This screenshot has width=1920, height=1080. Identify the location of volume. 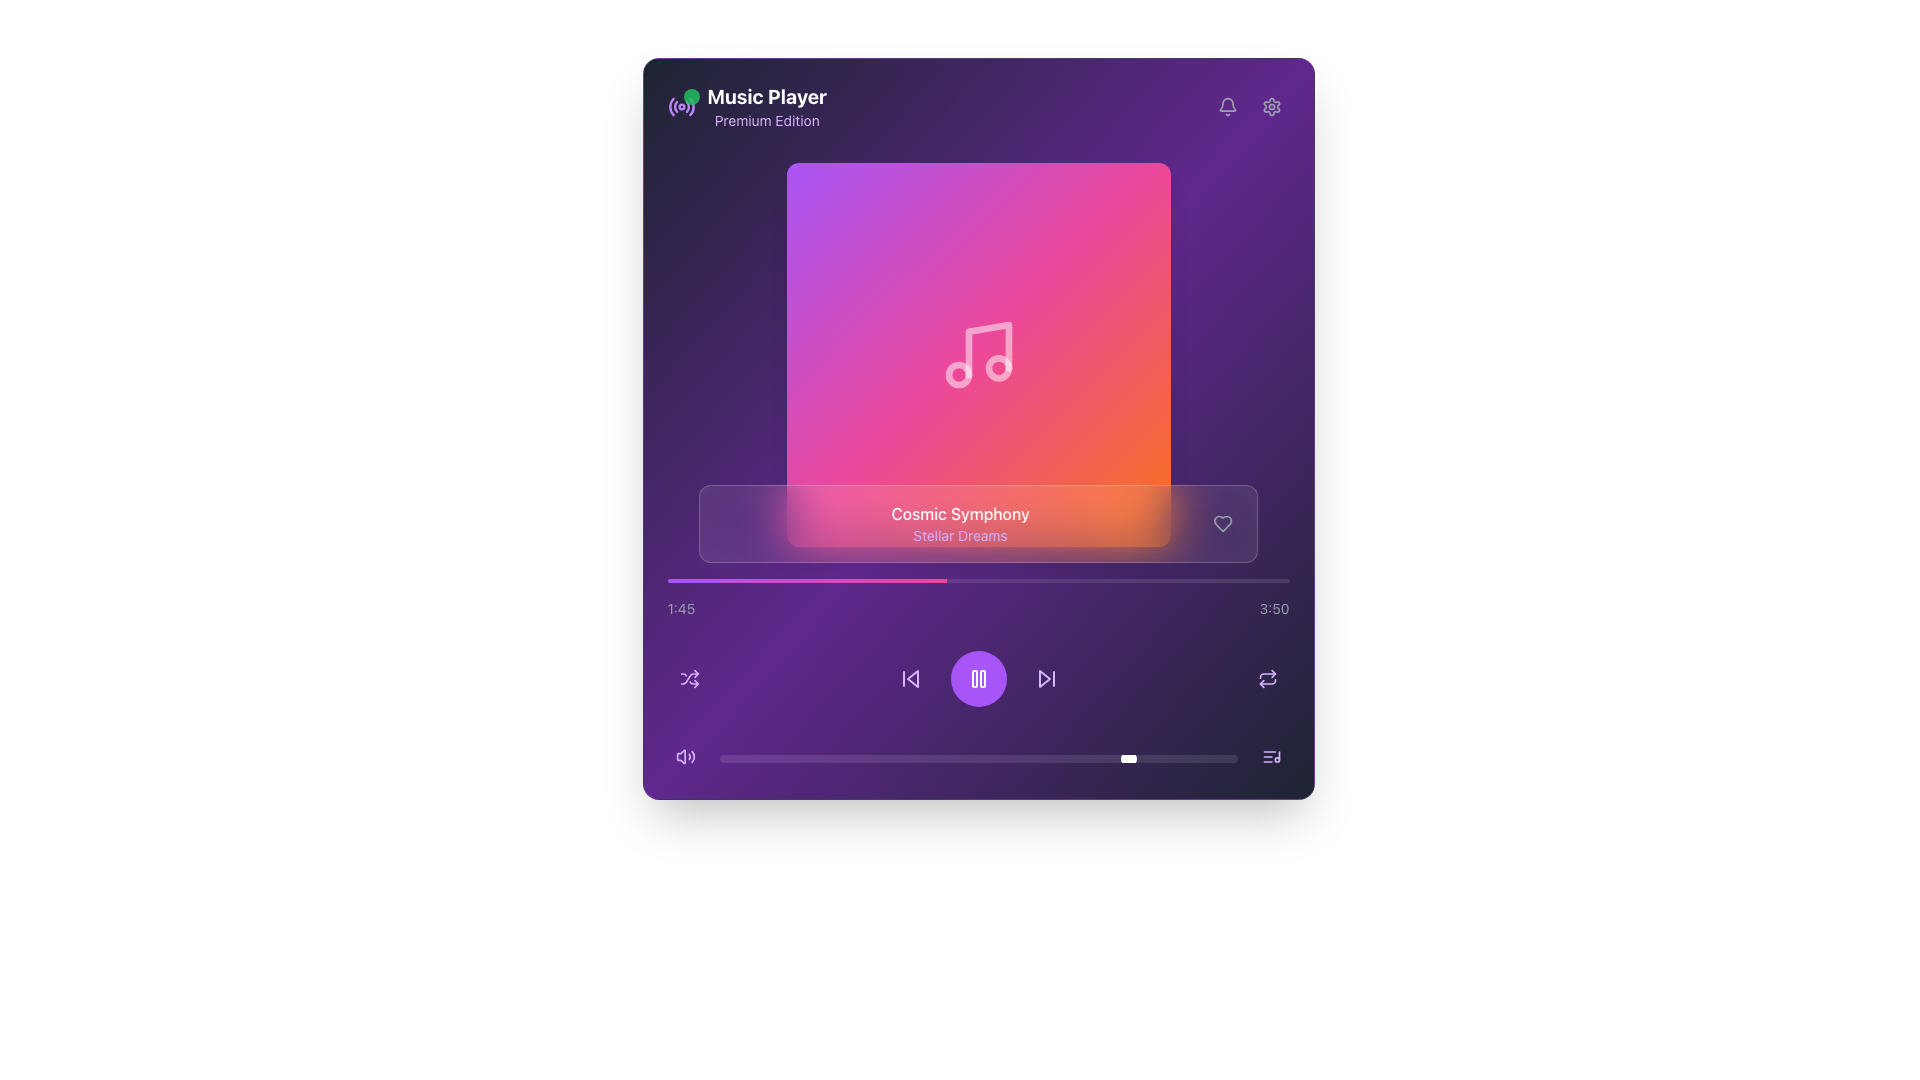
(899, 759).